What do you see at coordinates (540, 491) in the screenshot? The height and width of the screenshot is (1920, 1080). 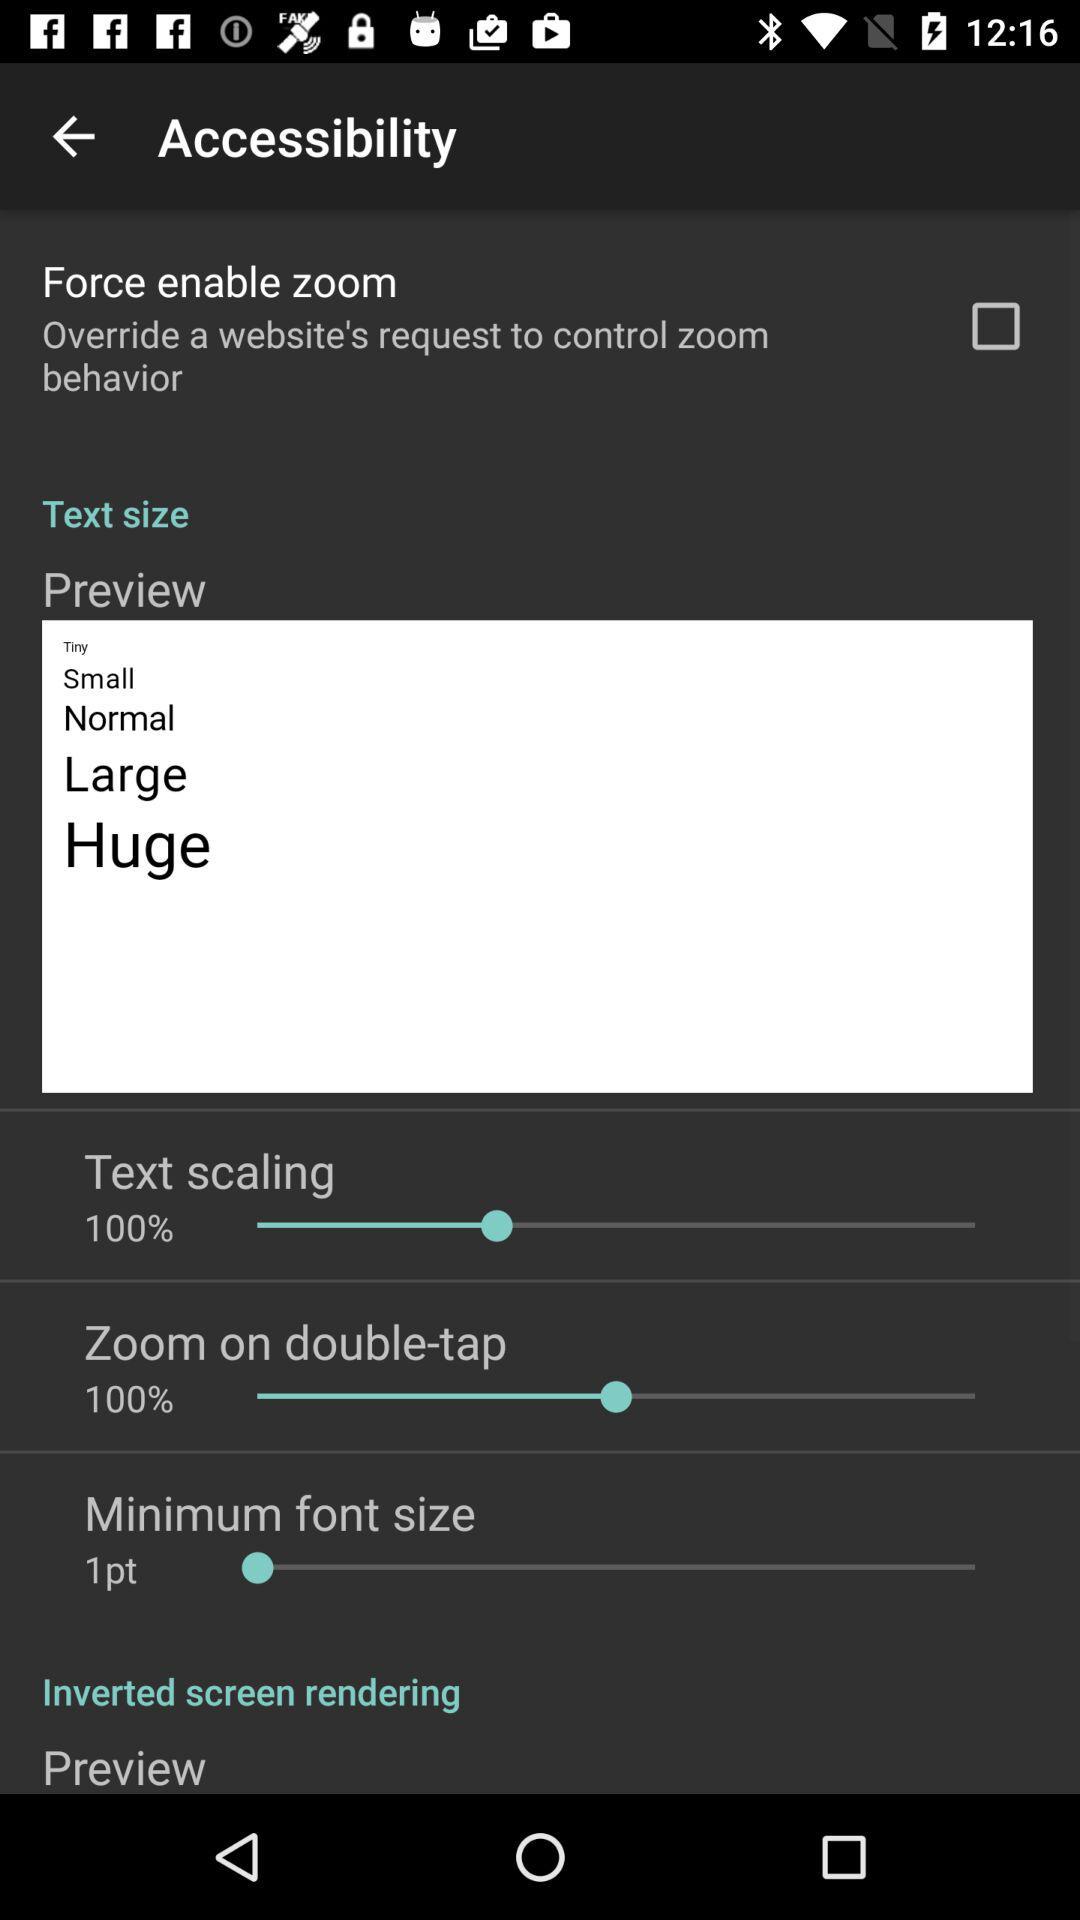 I see `the icon below override a website icon` at bounding box center [540, 491].